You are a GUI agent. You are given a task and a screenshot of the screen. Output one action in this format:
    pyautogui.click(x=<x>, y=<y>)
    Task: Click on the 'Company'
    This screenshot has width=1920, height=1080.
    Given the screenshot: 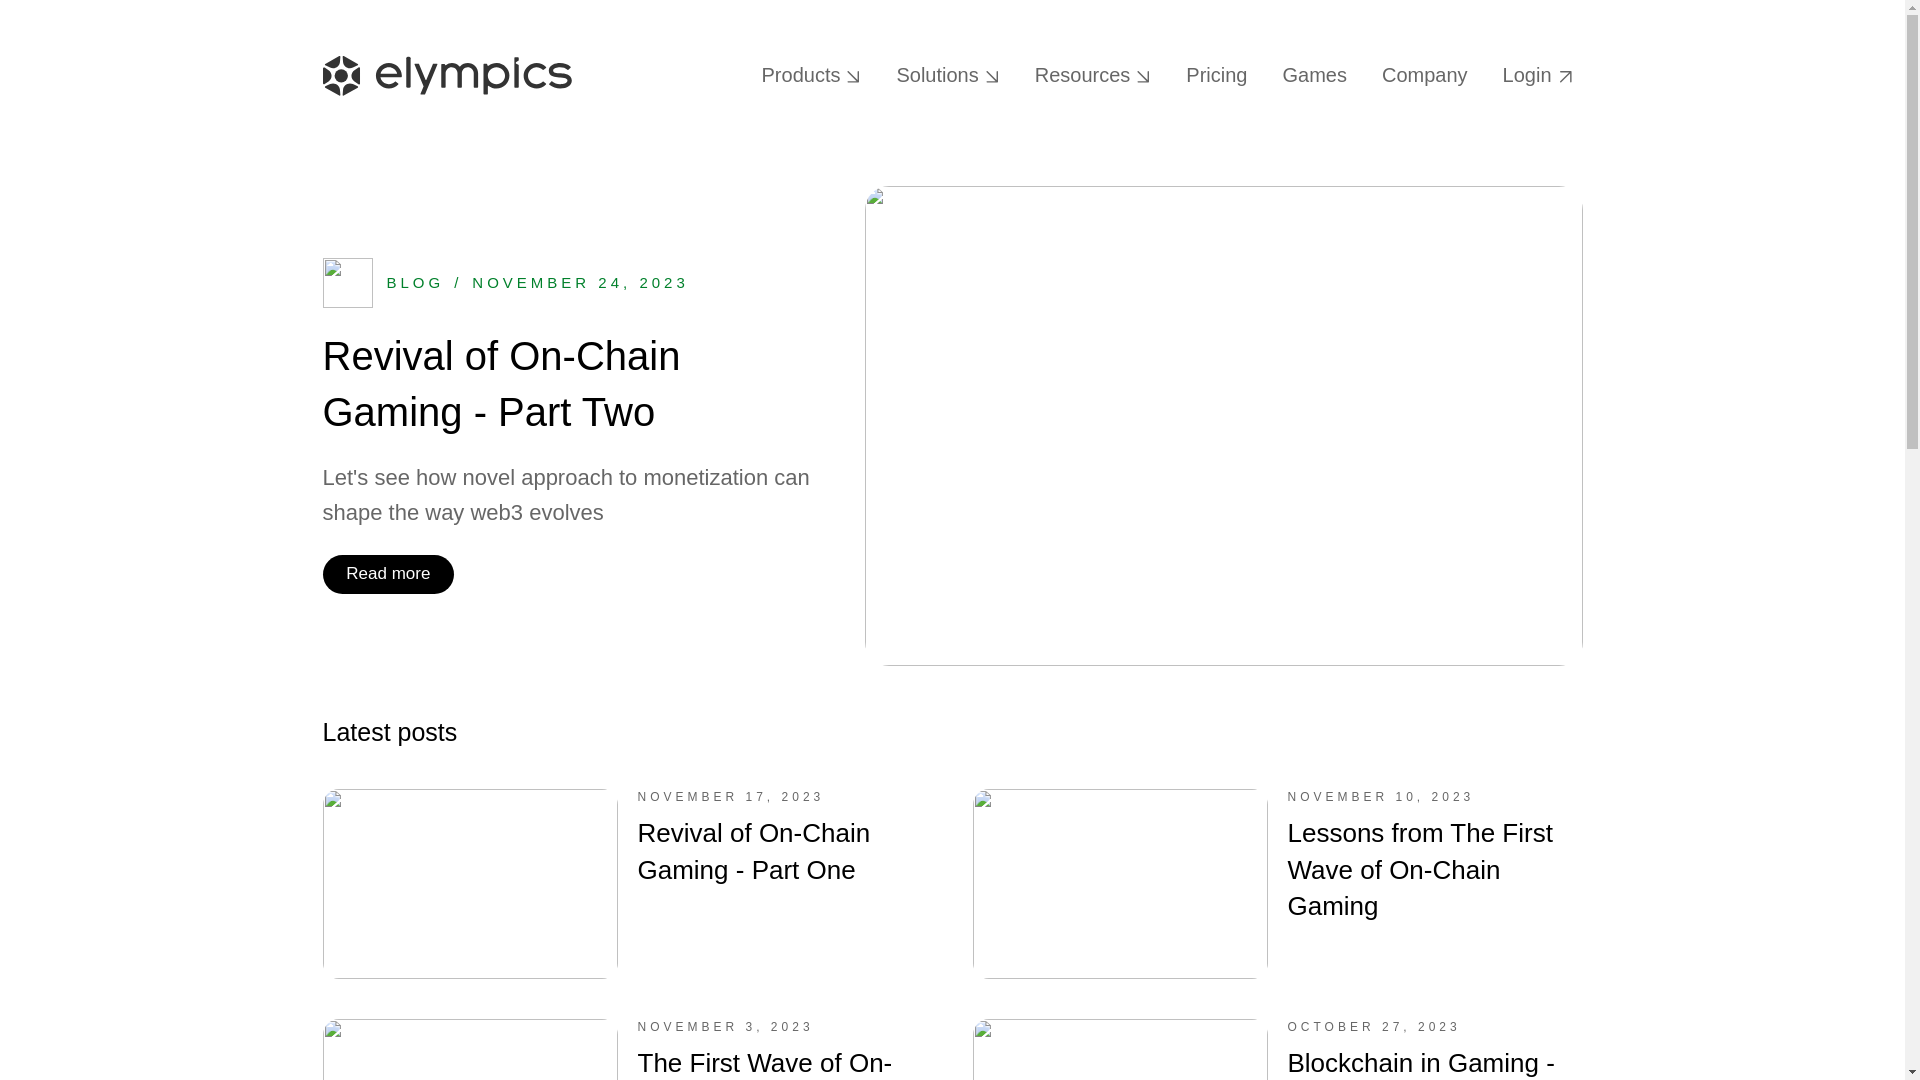 What is the action you would take?
    pyautogui.click(x=1371, y=74)
    